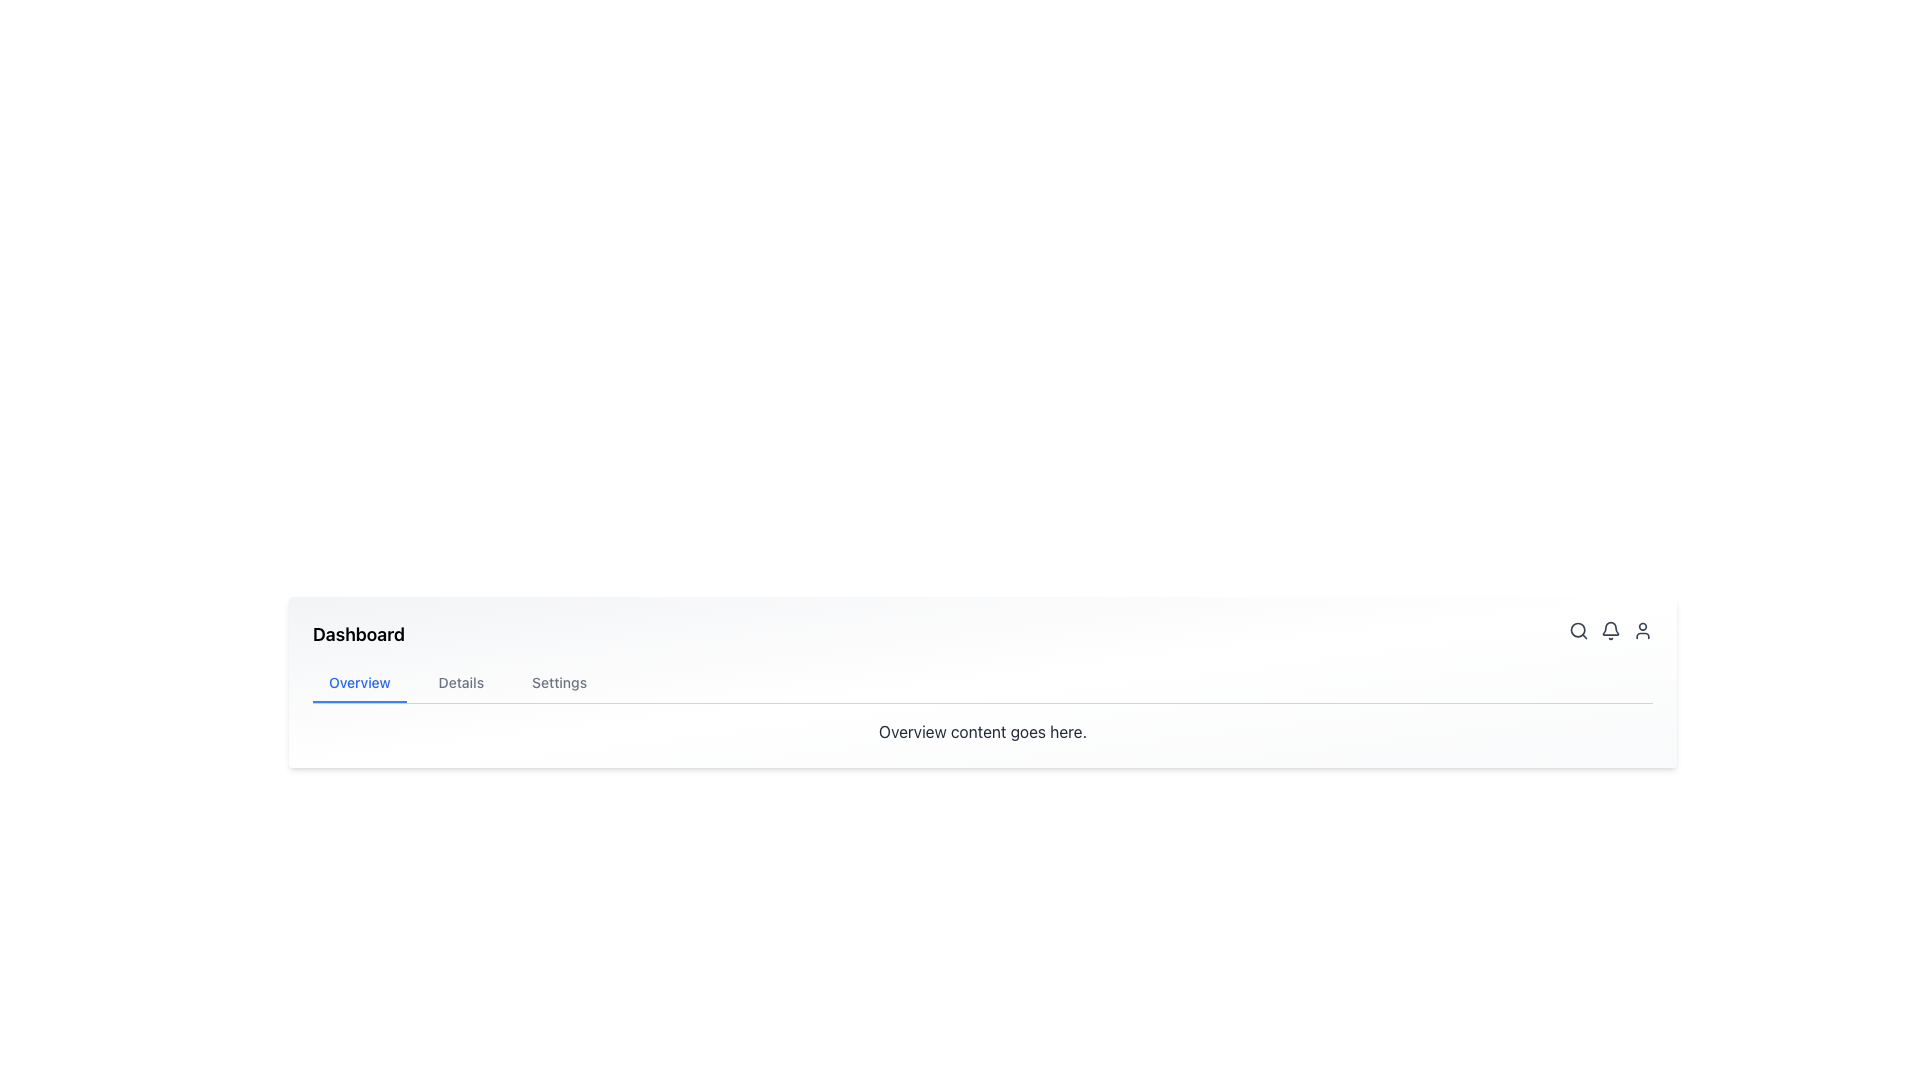 This screenshot has height=1080, width=1920. Describe the element at coordinates (1611, 631) in the screenshot. I see `the notification bell icon located` at that location.